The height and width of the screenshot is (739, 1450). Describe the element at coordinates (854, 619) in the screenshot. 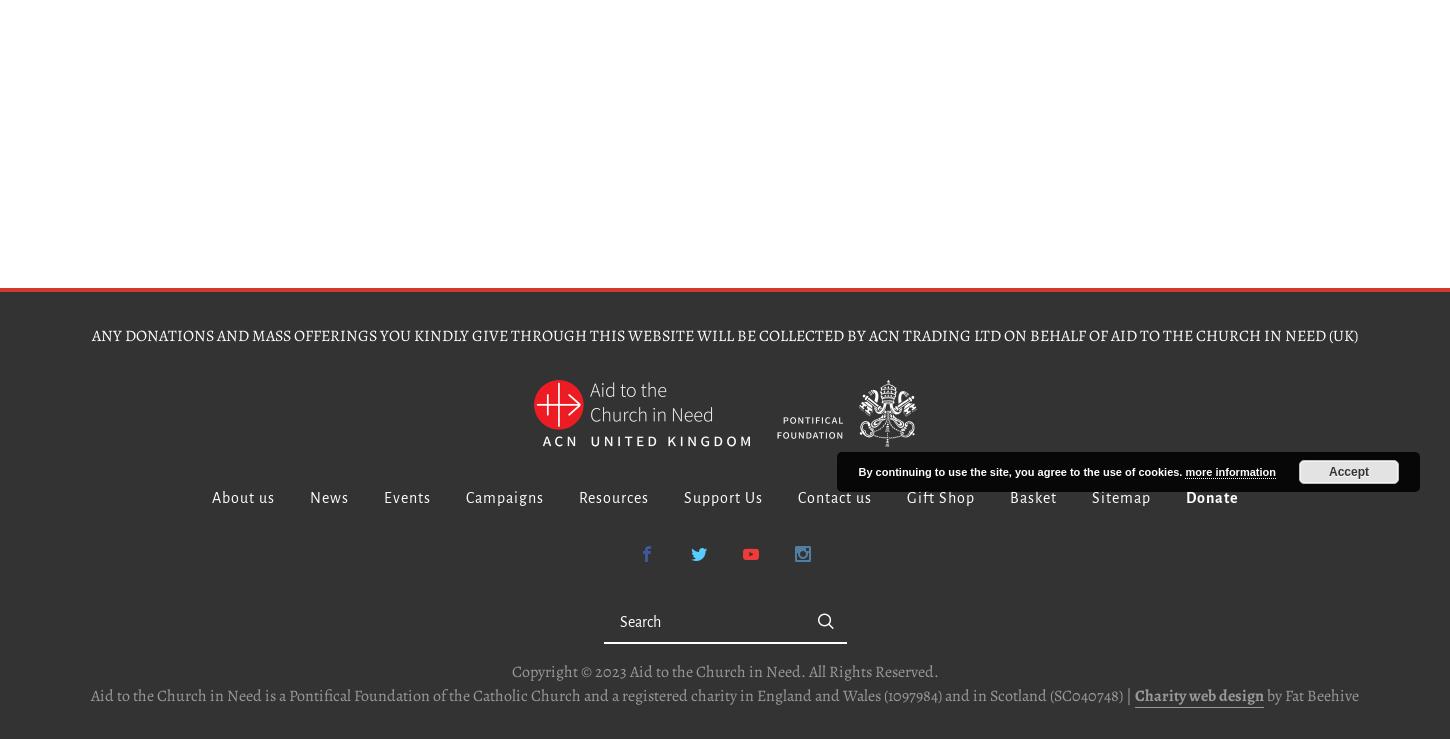

I see `'Submit'` at that location.